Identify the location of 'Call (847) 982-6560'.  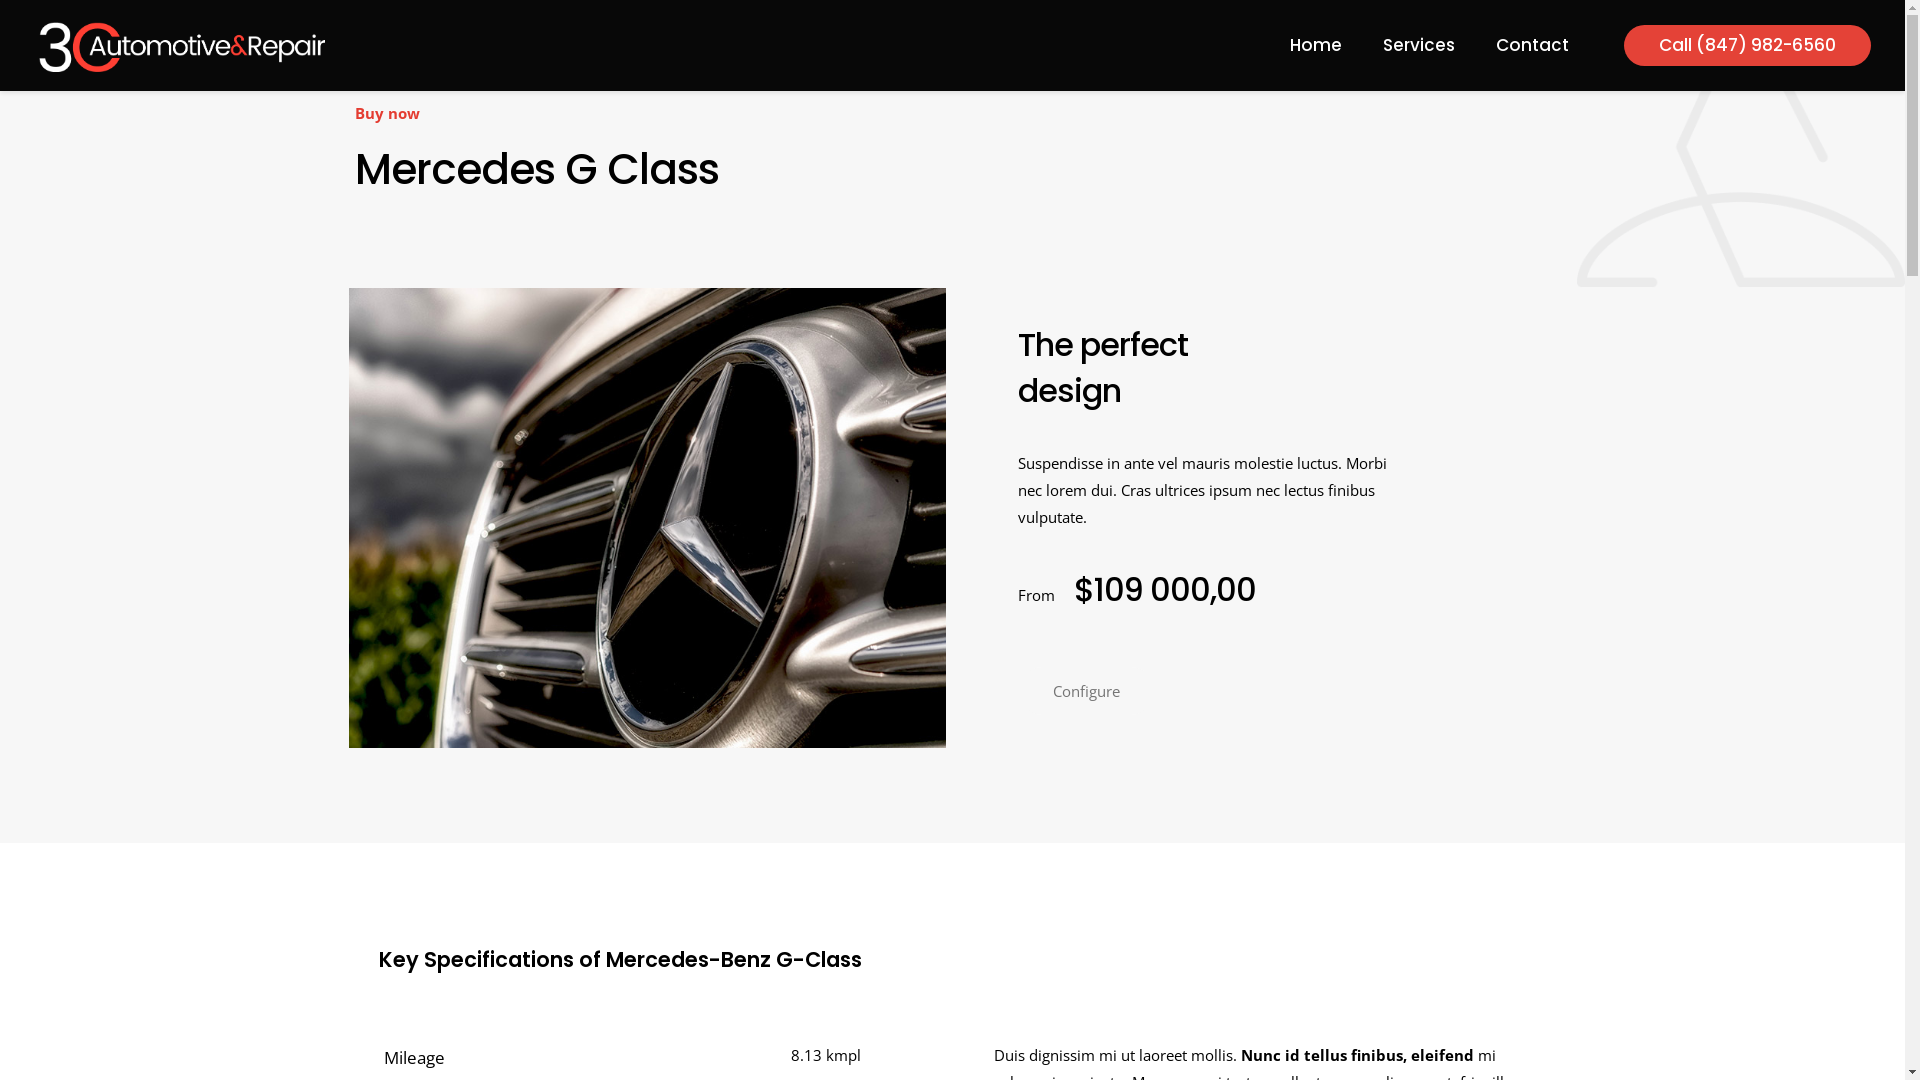
(1746, 45).